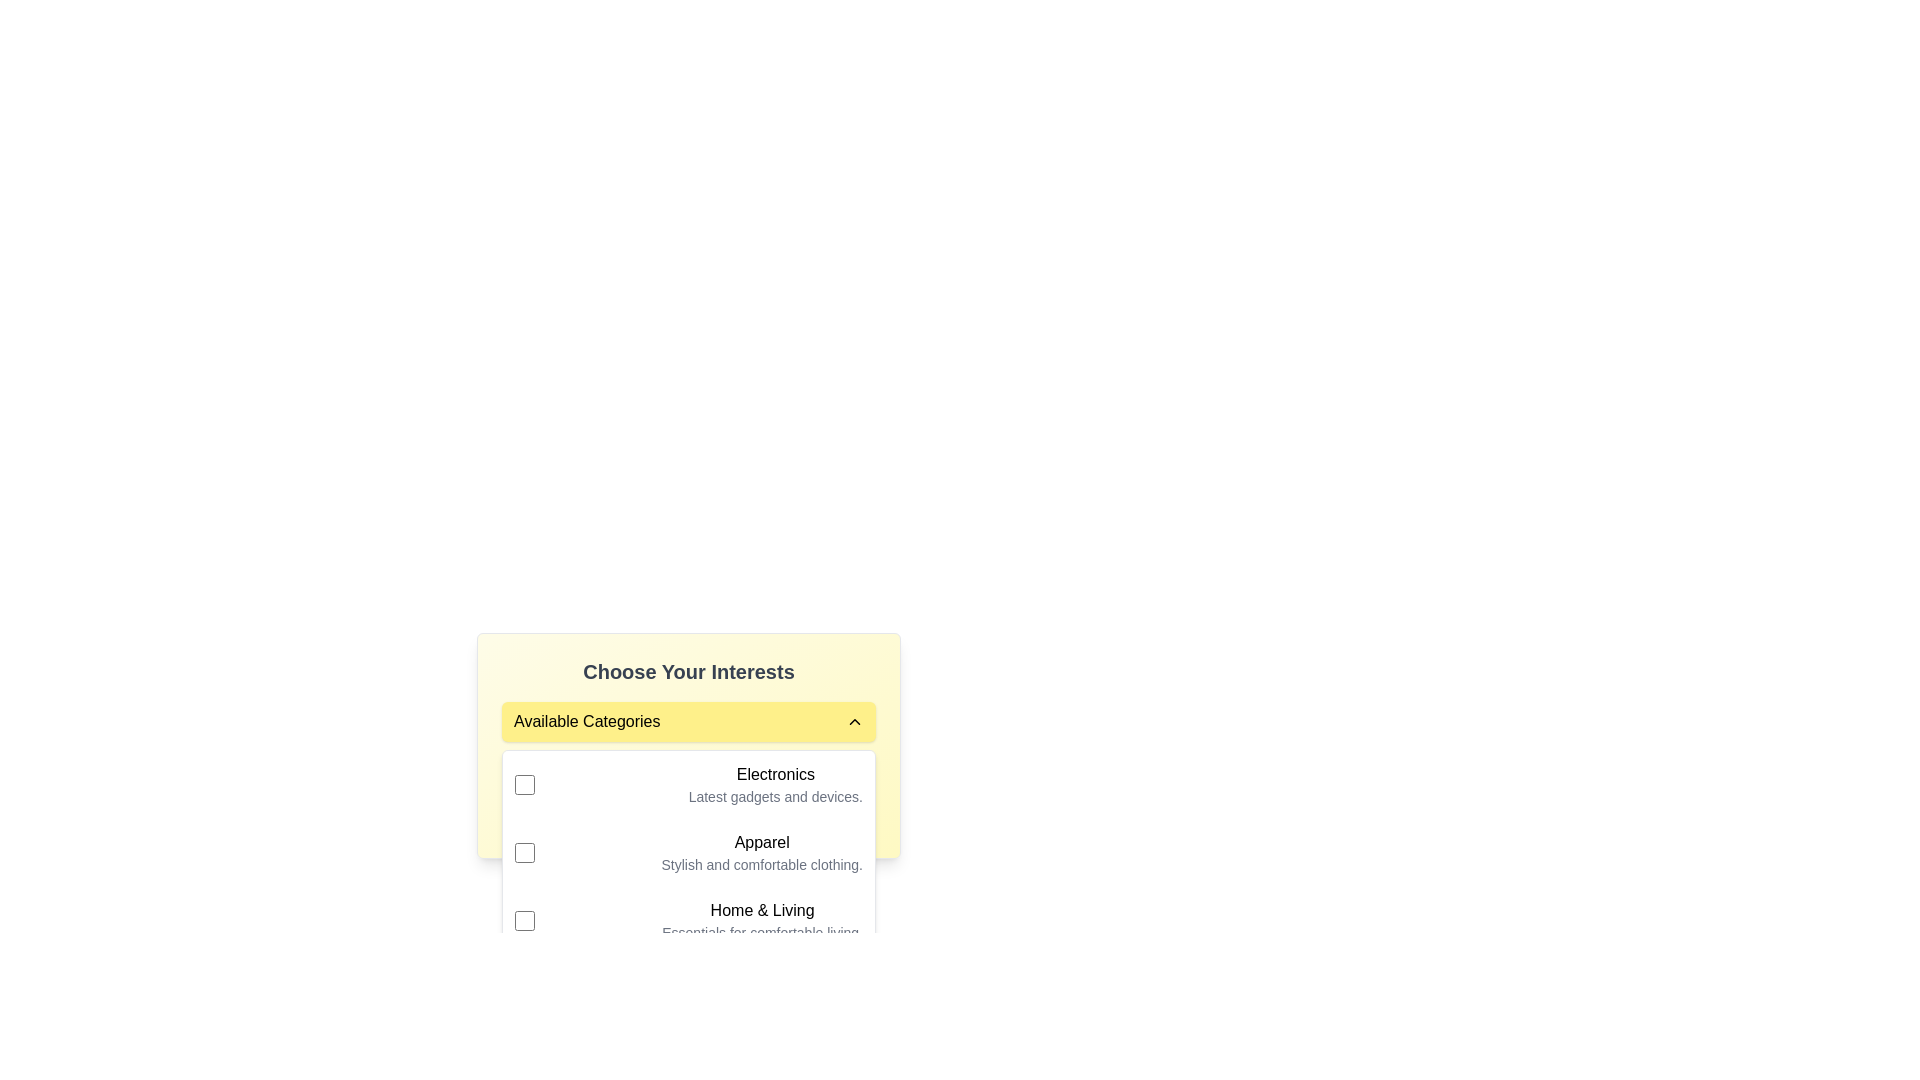  I want to click on the non-interactive text label that identifies the category 'Apparel', which is centrally aligned and positioned above 'Stylish and comfortable clothing.', so click(761, 843).